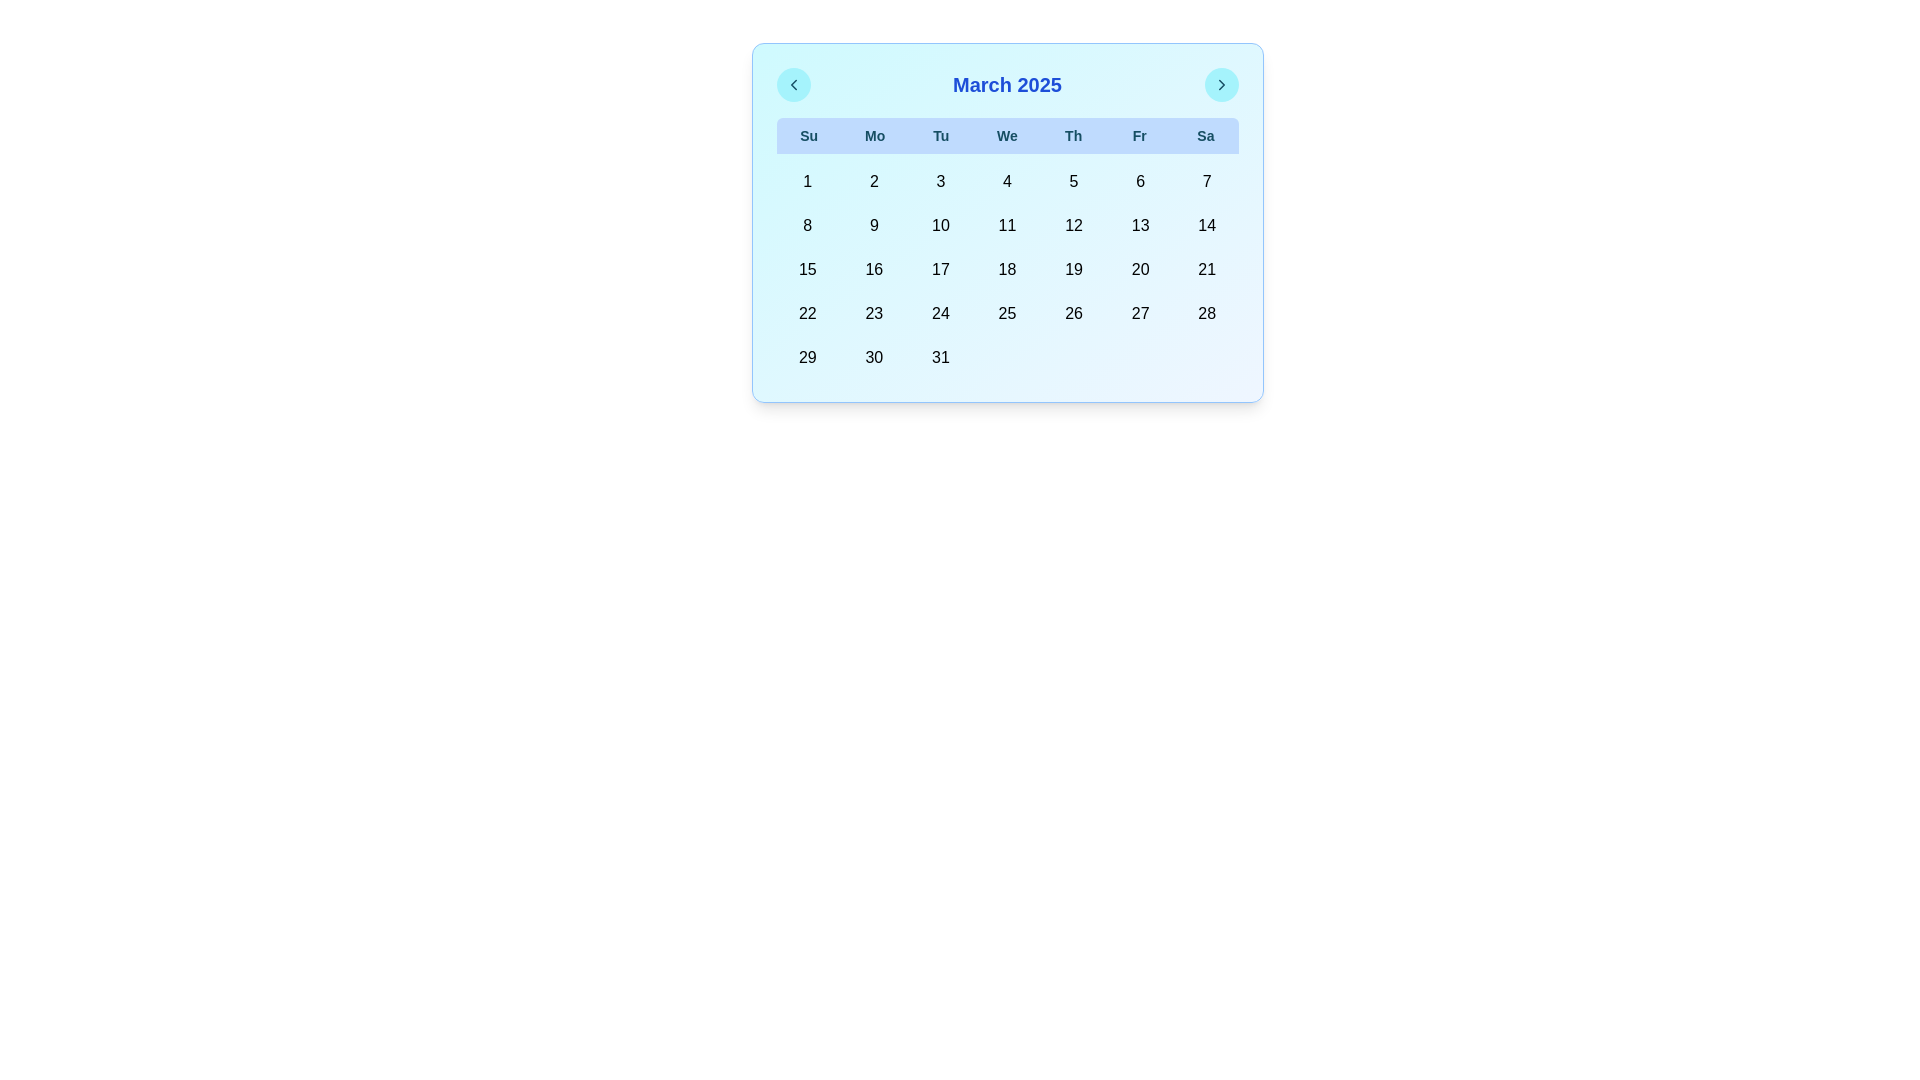 The width and height of the screenshot is (1920, 1080). What do you see at coordinates (1140, 181) in the screenshot?
I see `the clickable calendar date box representing the 6th day of March 2025, located under the column labeled 'Fr' for Friday` at bounding box center [1140, 181].